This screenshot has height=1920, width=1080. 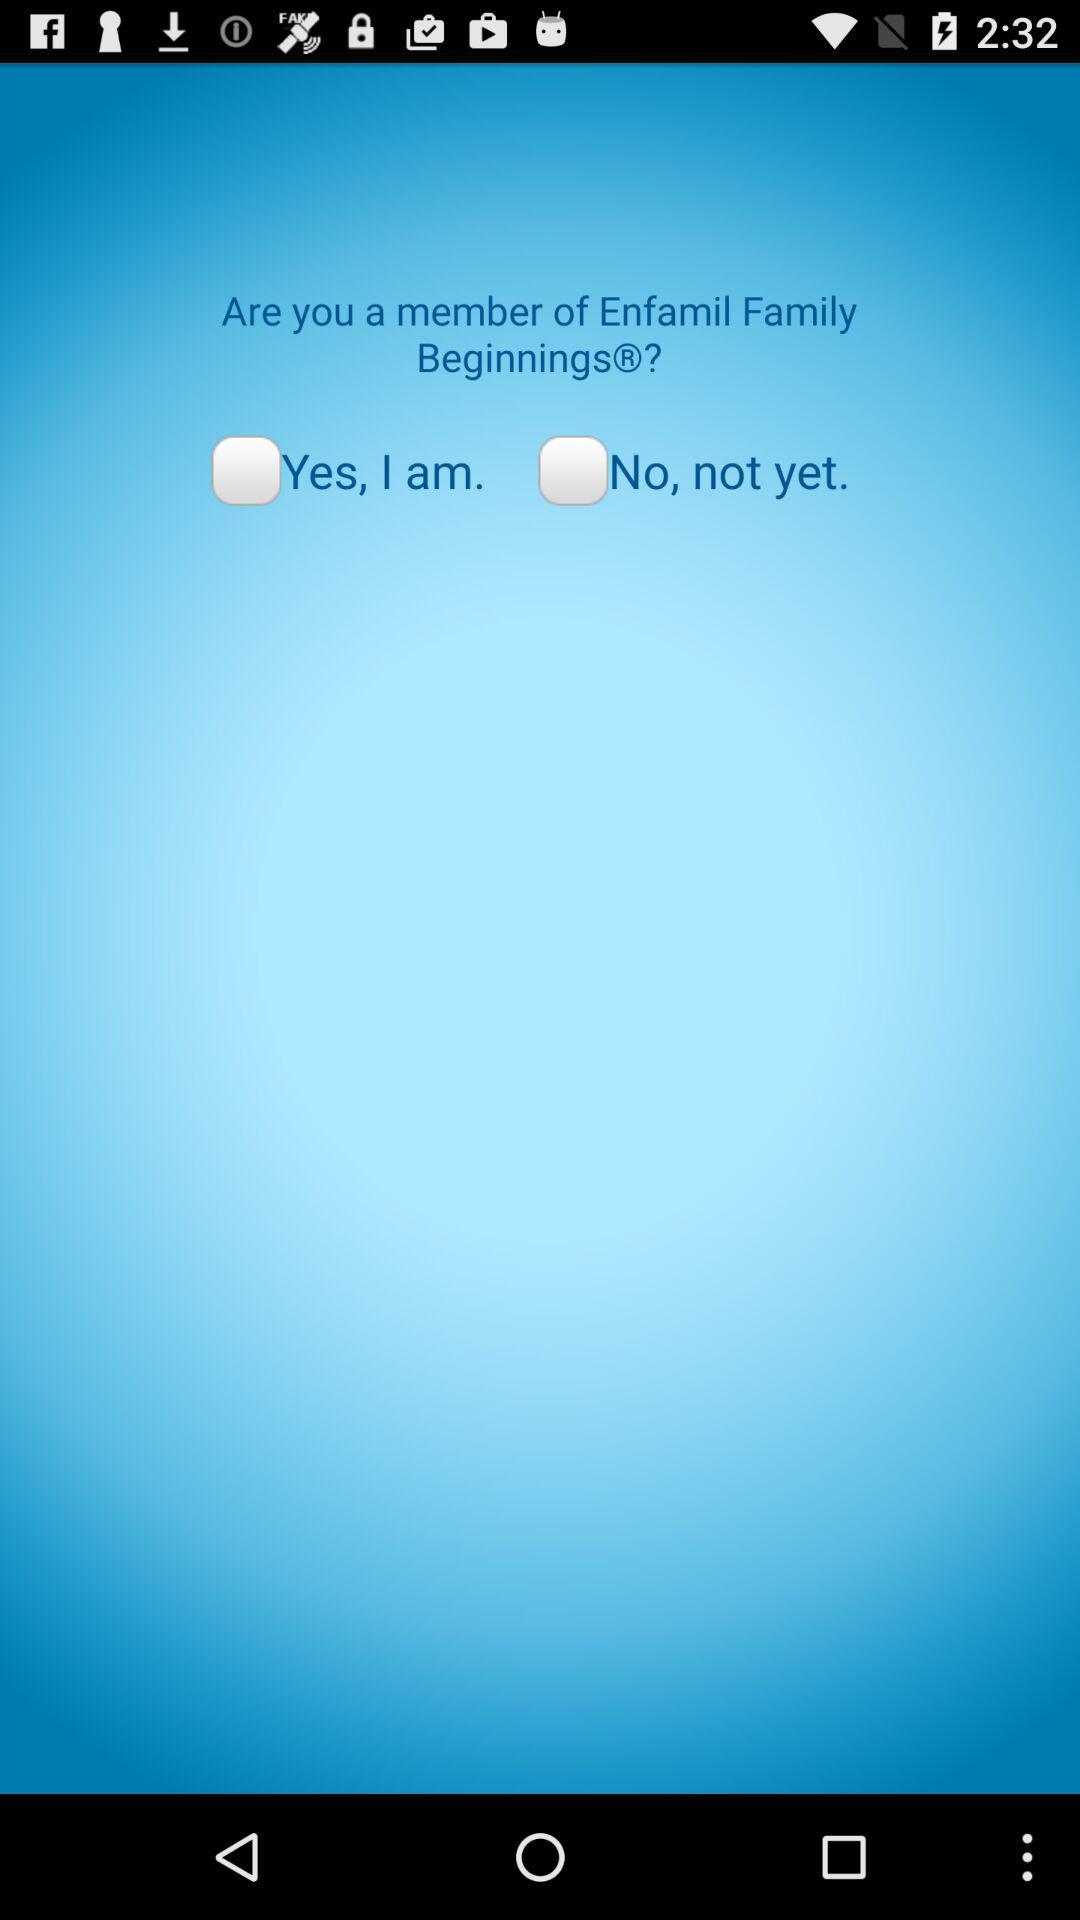 What do you see at coordinates (693, 469) in the screenshot?
I see `the item next to yes, i am. icon` at bounding box center [693, 469].